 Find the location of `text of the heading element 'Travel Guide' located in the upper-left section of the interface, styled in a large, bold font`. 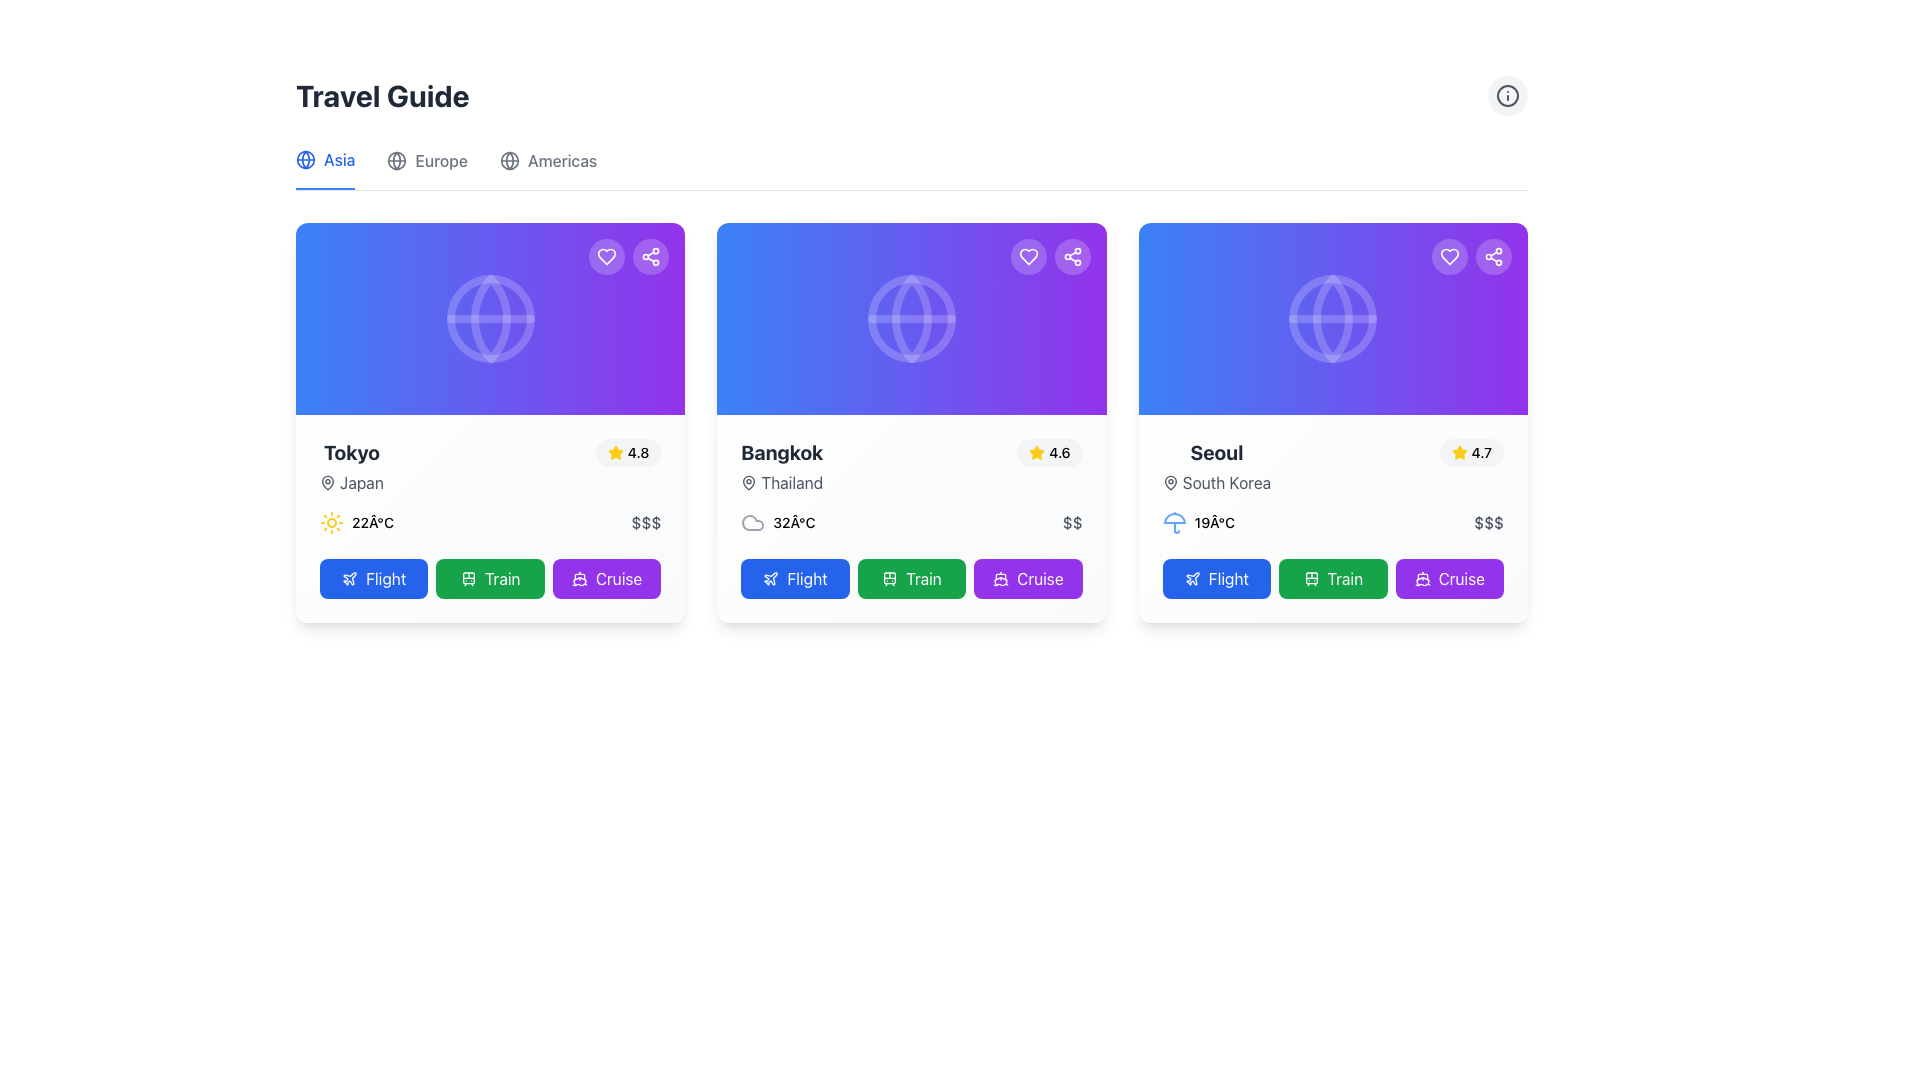

text of the heading element 'Travel Guide' located in the upper-left section of the interface, styled in a large, bold font is located at coordinates (382, 96).